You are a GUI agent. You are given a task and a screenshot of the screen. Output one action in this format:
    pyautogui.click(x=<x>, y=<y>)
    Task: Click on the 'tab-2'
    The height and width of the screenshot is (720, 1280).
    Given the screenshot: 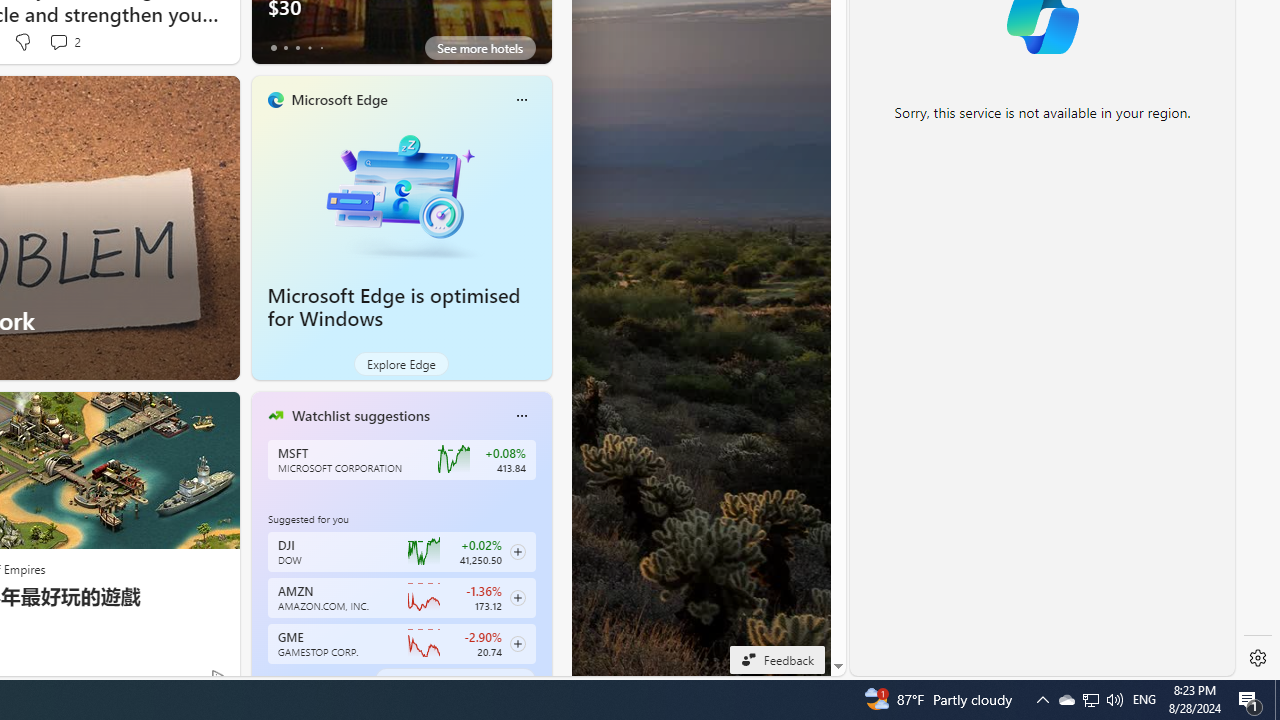 What is the action you would take?
    pyautogui.click(x=296, y=679)
    